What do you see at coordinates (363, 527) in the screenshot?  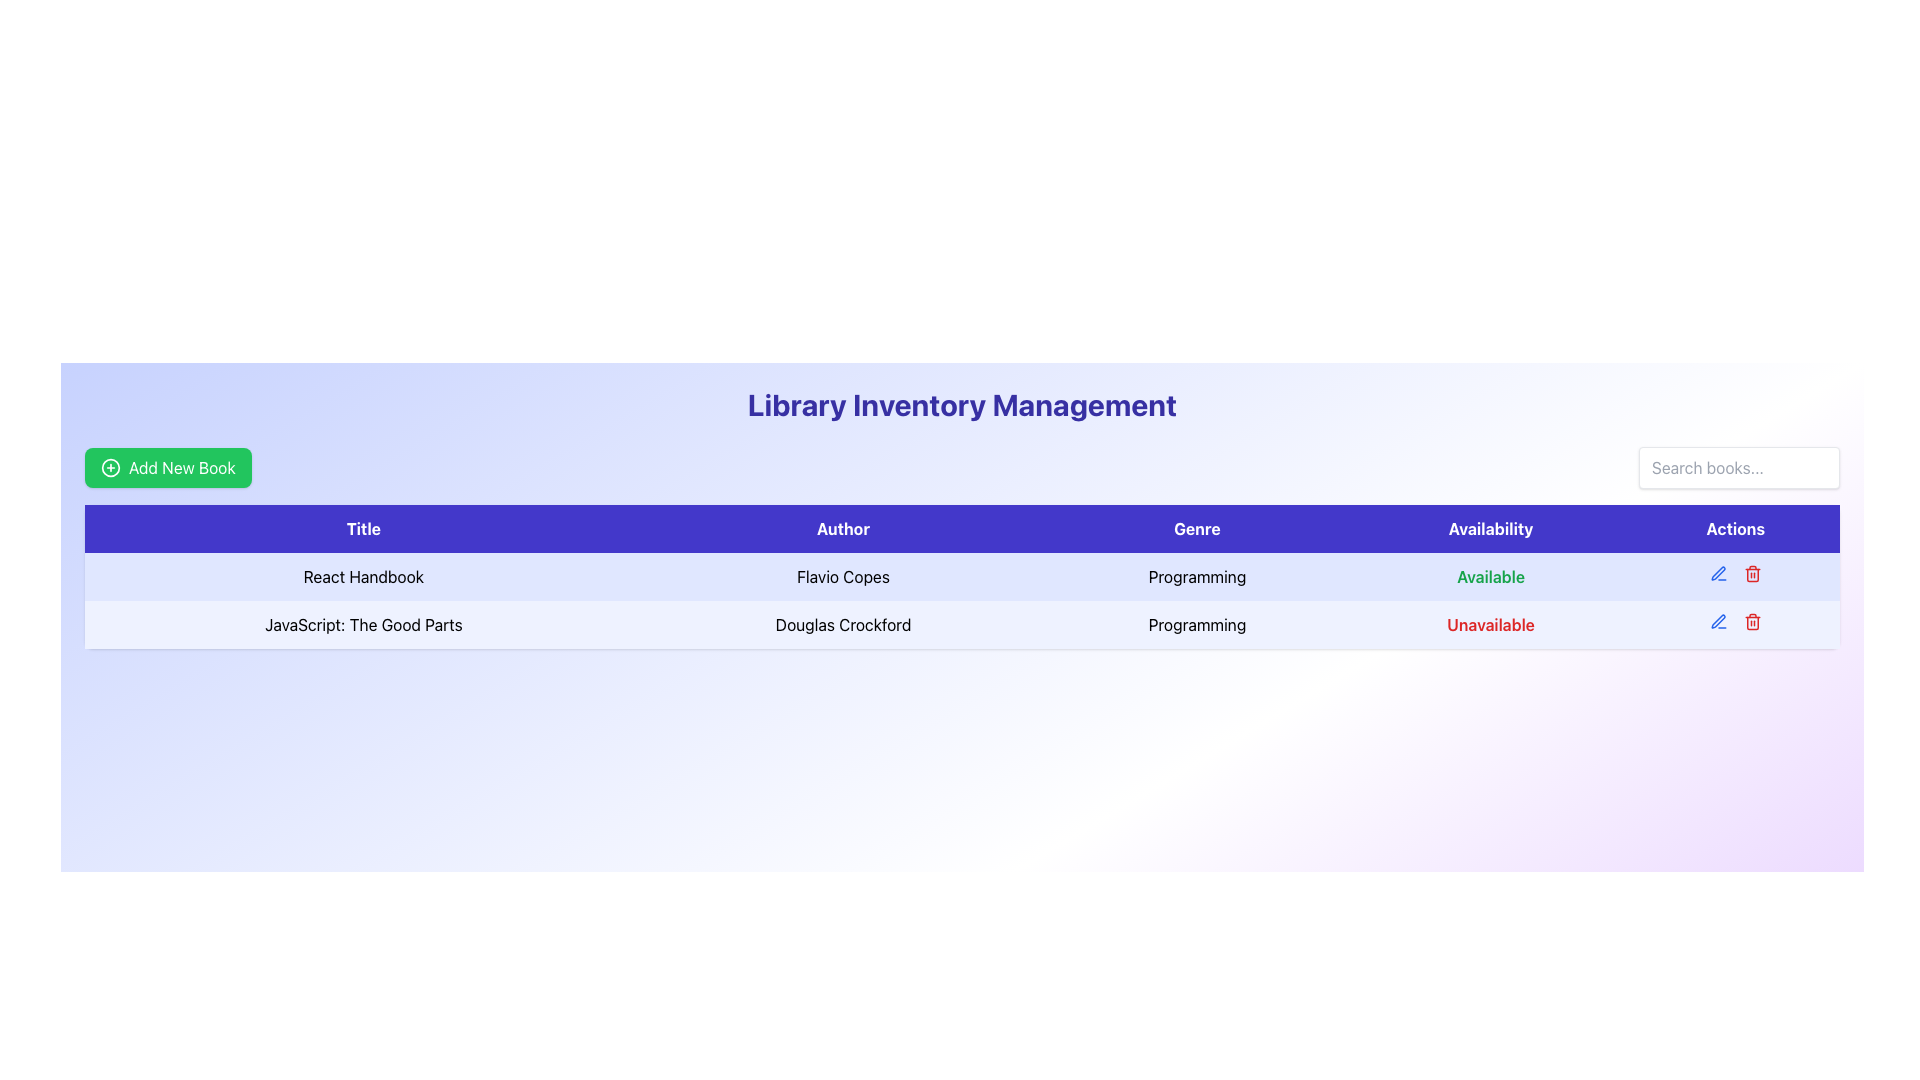 I see `text from the header labeled 'Title', which is styled with a vibrant blue background and white bold sans-serif font, located in the leftmost column of the header row` at bounding box center [363, 527].